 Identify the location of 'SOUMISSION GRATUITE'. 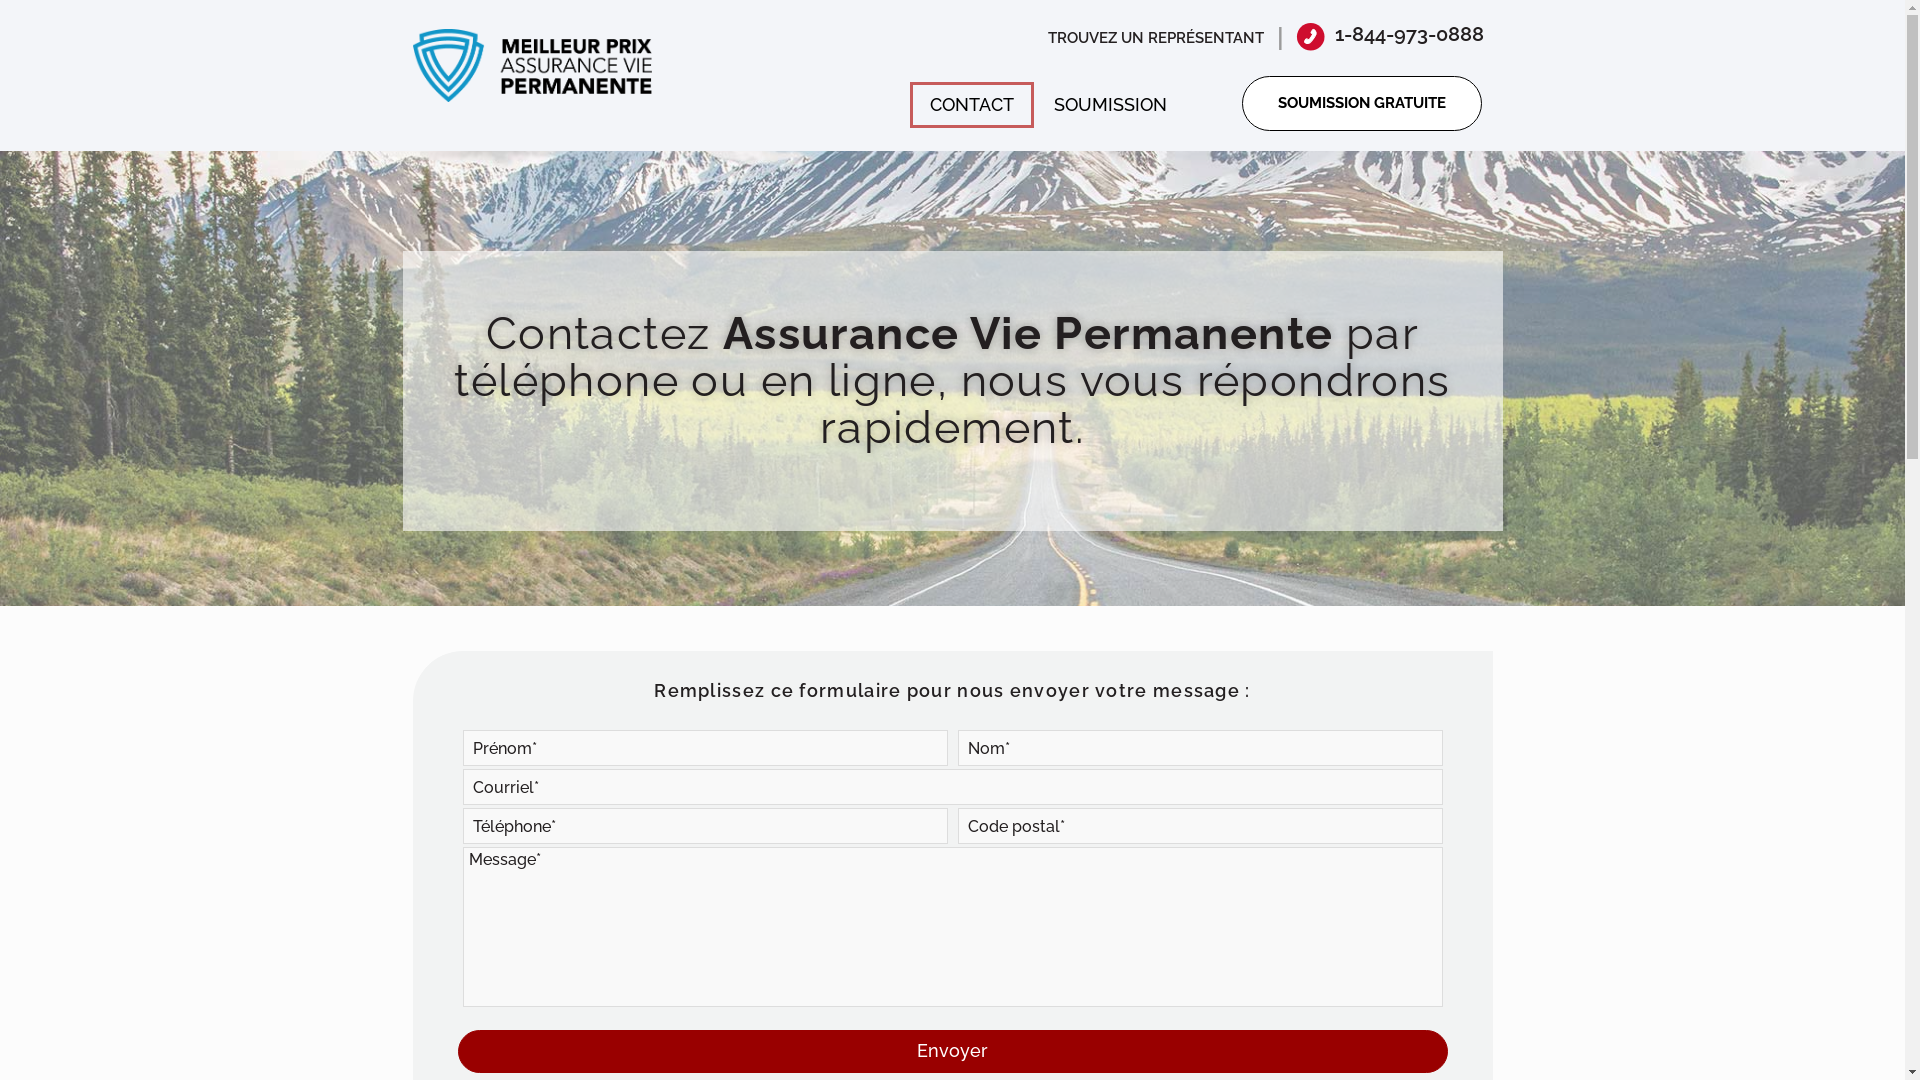
(1361, 103).